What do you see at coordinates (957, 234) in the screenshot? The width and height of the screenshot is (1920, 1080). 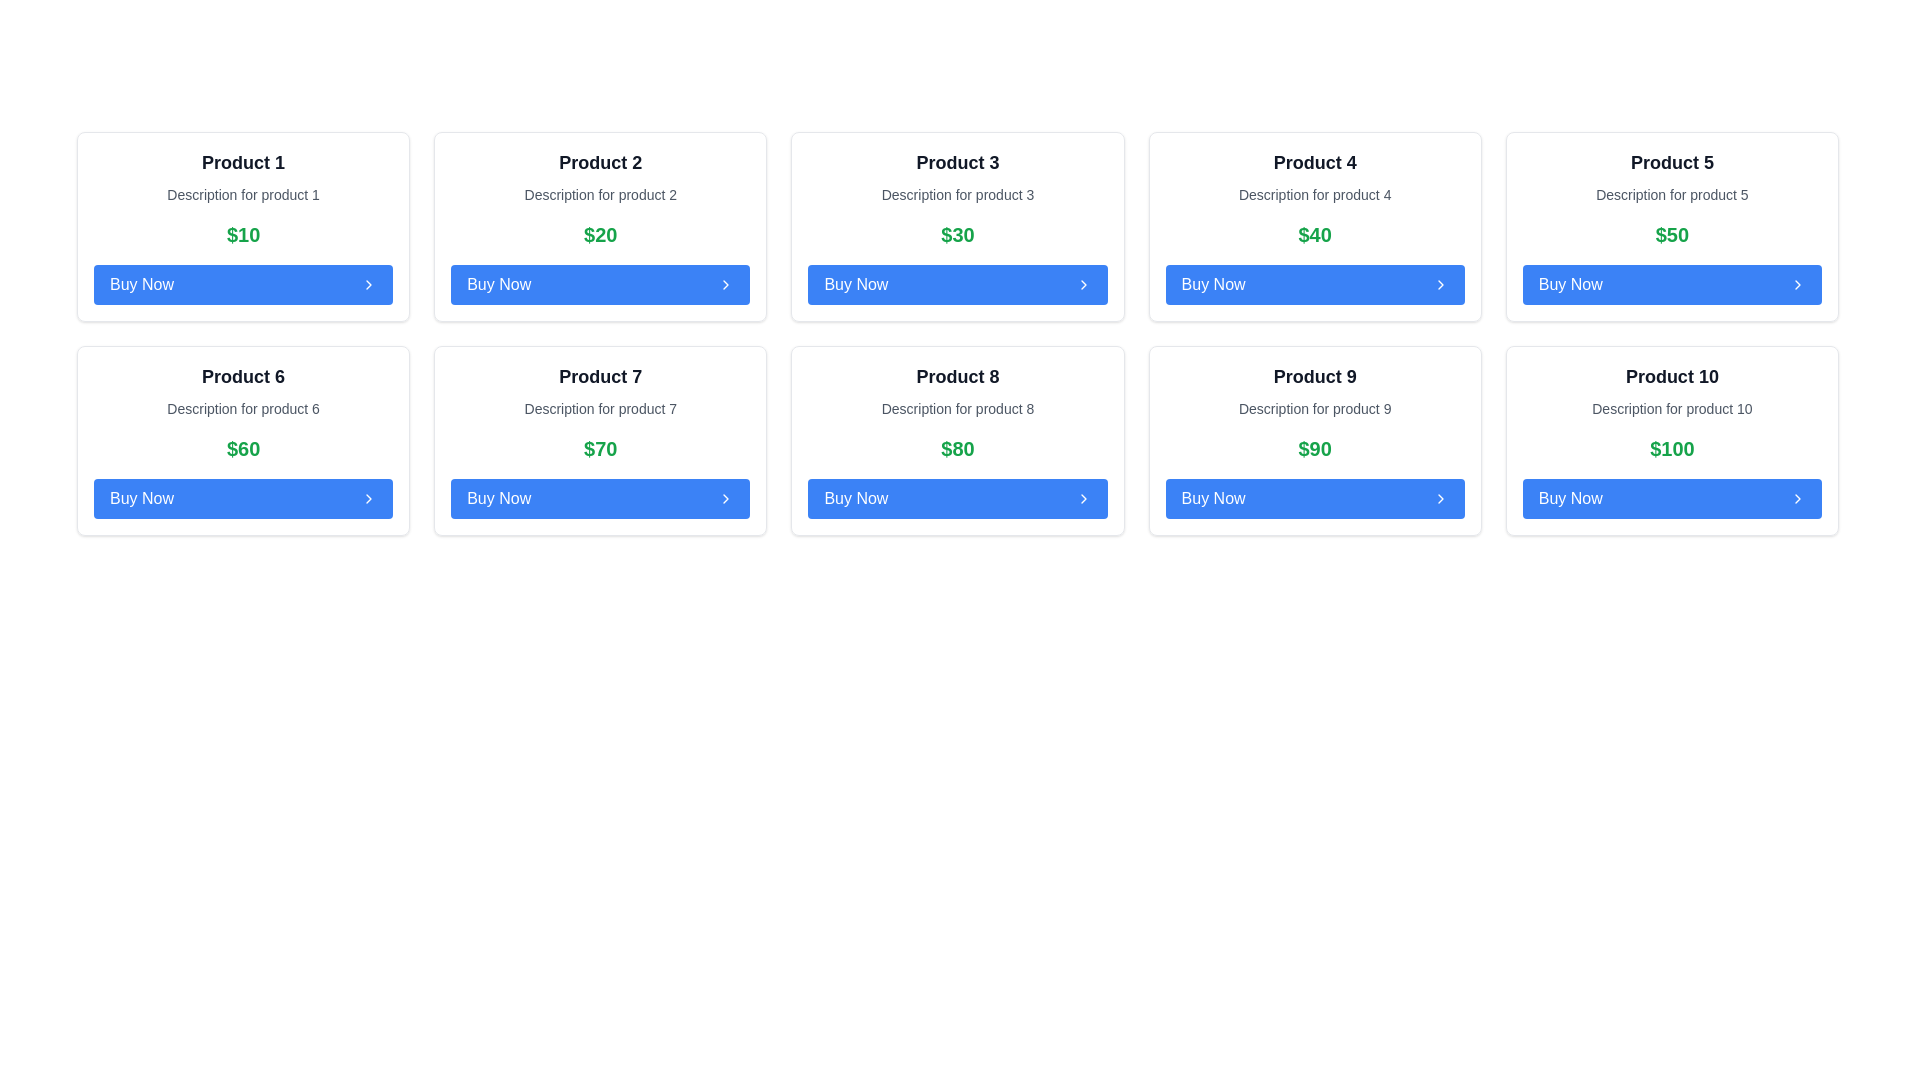 I see `the text label displaying '$30' in bold green font located below the product description of 'Product 3' and above the 'Buy Now' button` at bounding box center [957, 234].